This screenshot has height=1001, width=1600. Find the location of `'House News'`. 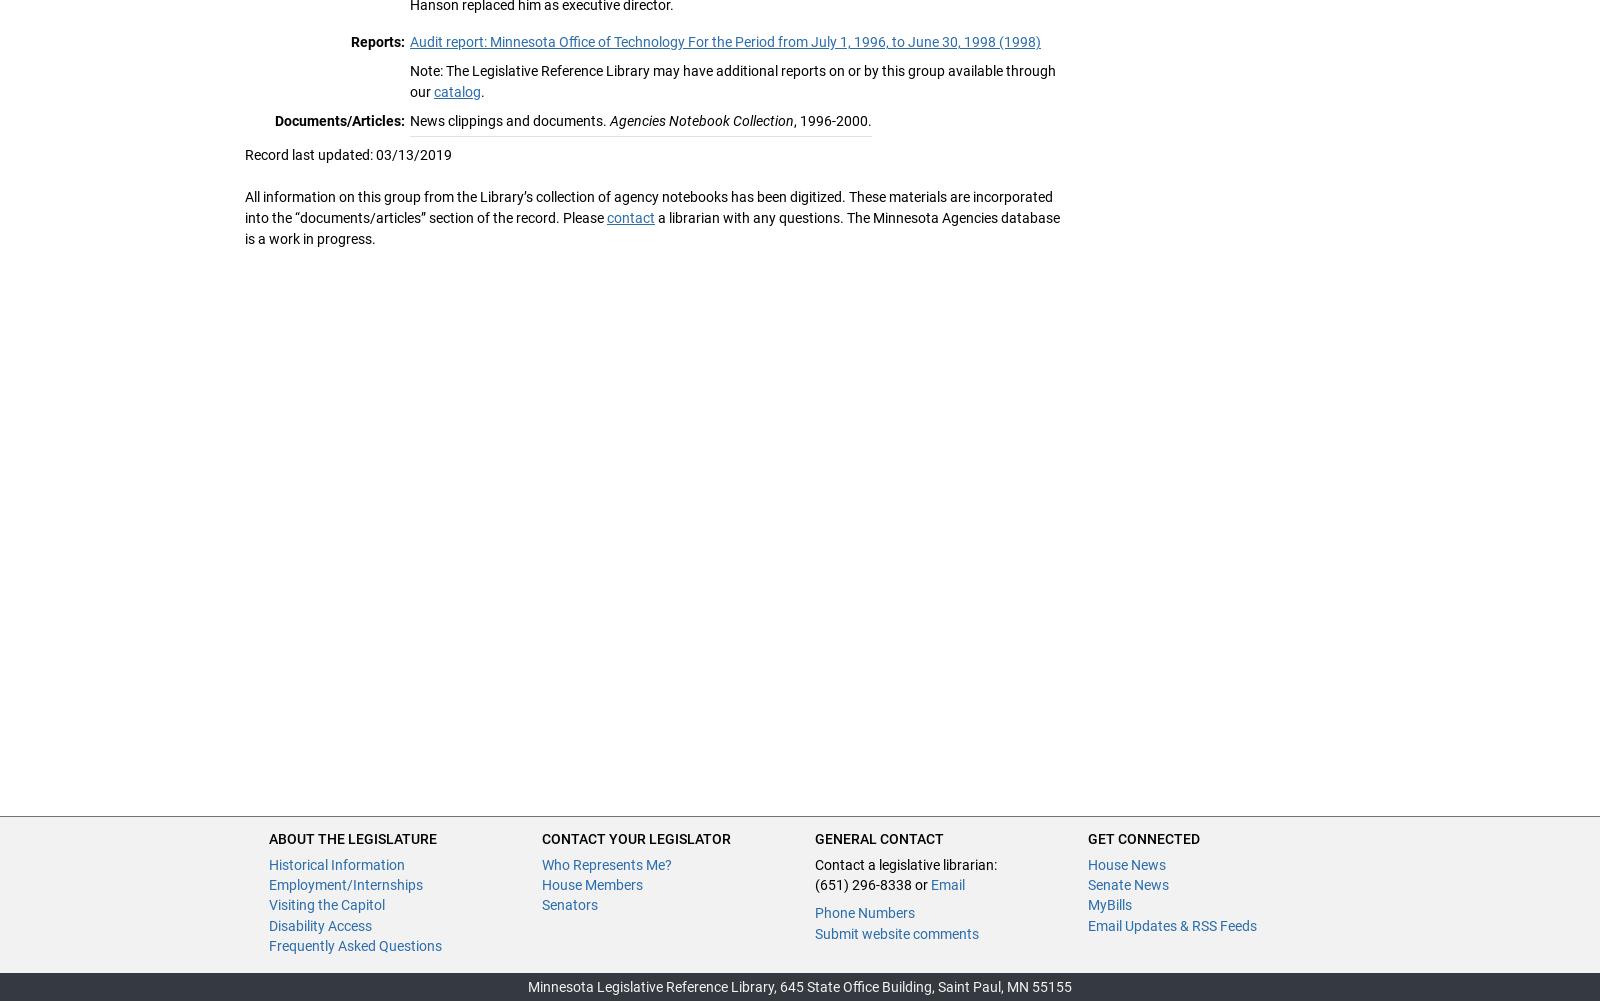

'House News' is located at coordinates (1127, 863).